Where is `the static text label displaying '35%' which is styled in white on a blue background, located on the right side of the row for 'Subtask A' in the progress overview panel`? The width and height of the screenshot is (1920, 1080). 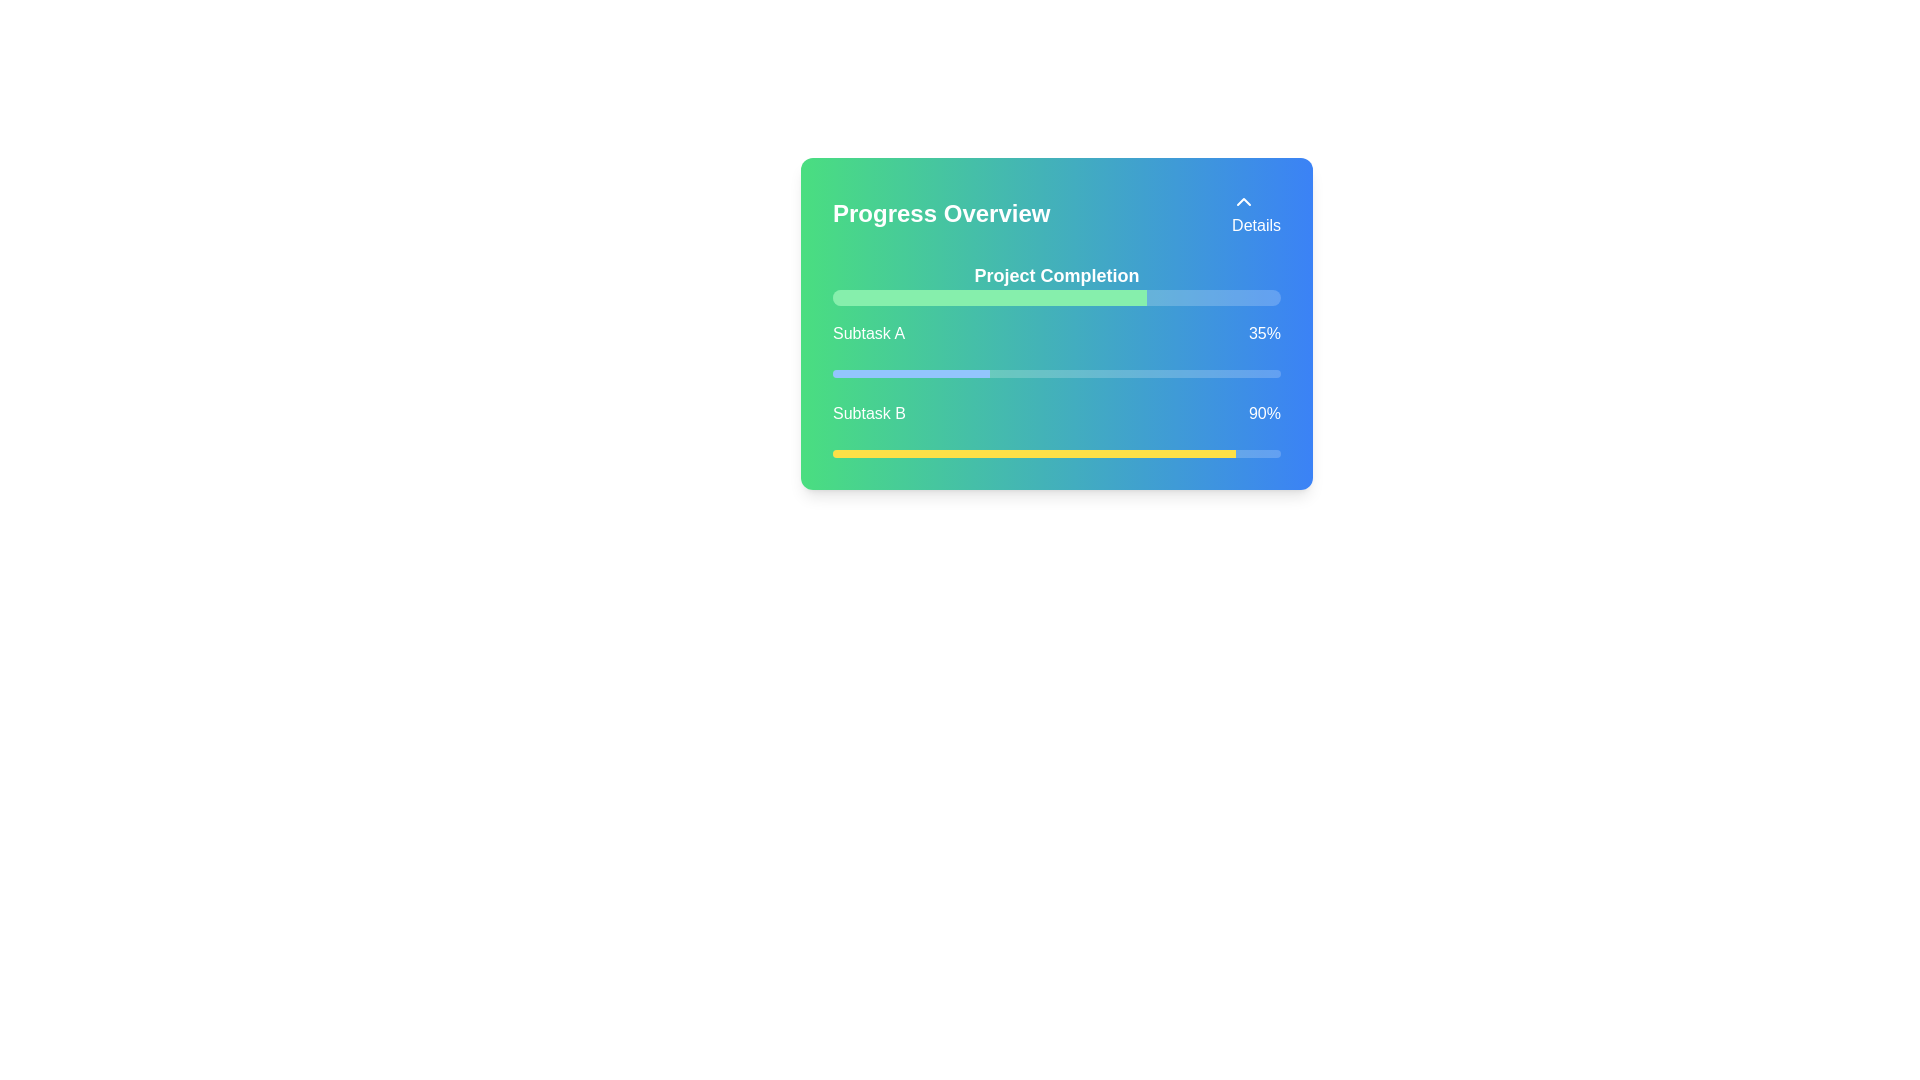
the static text label displaying '35%' which is styled in white on a blue background, located on the right side of the row for 'Subtask A' in the progress overview panel is located at coordinates (1263, 333).